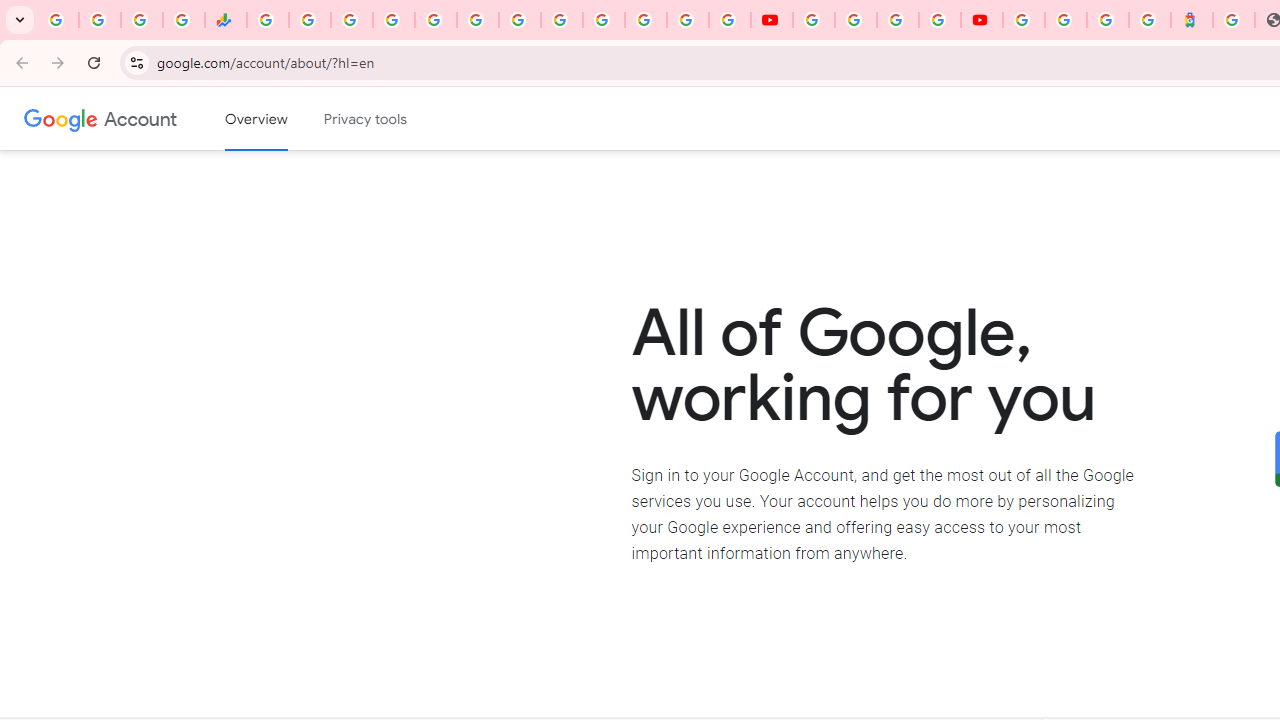 Image resolution: width=1280 pixels, height=720 pixels. Describe the element at coordinates (982, 20) in the screenshot. I see `'Content Creator Programs & Opportunities - YouTube Creators'` at that location.